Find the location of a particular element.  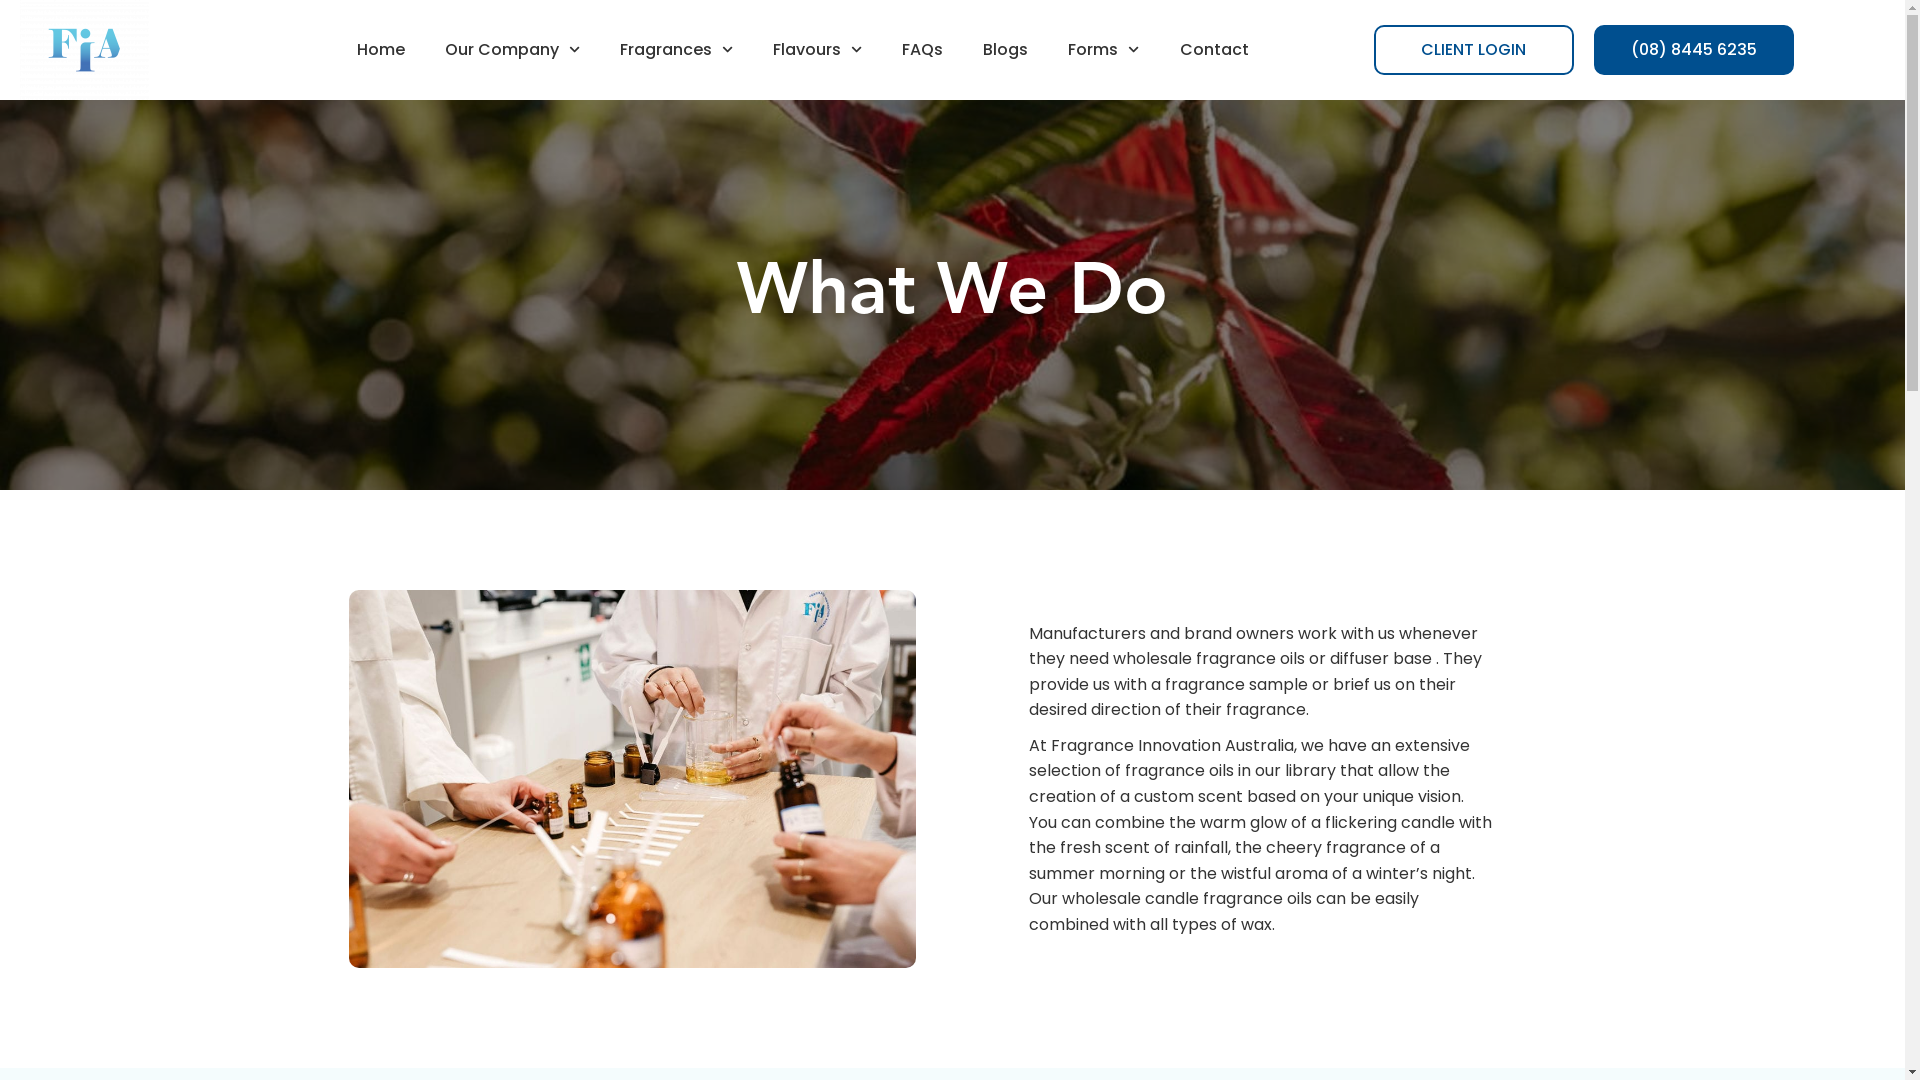

'Fragrances' is located at coordinates (676, 49).